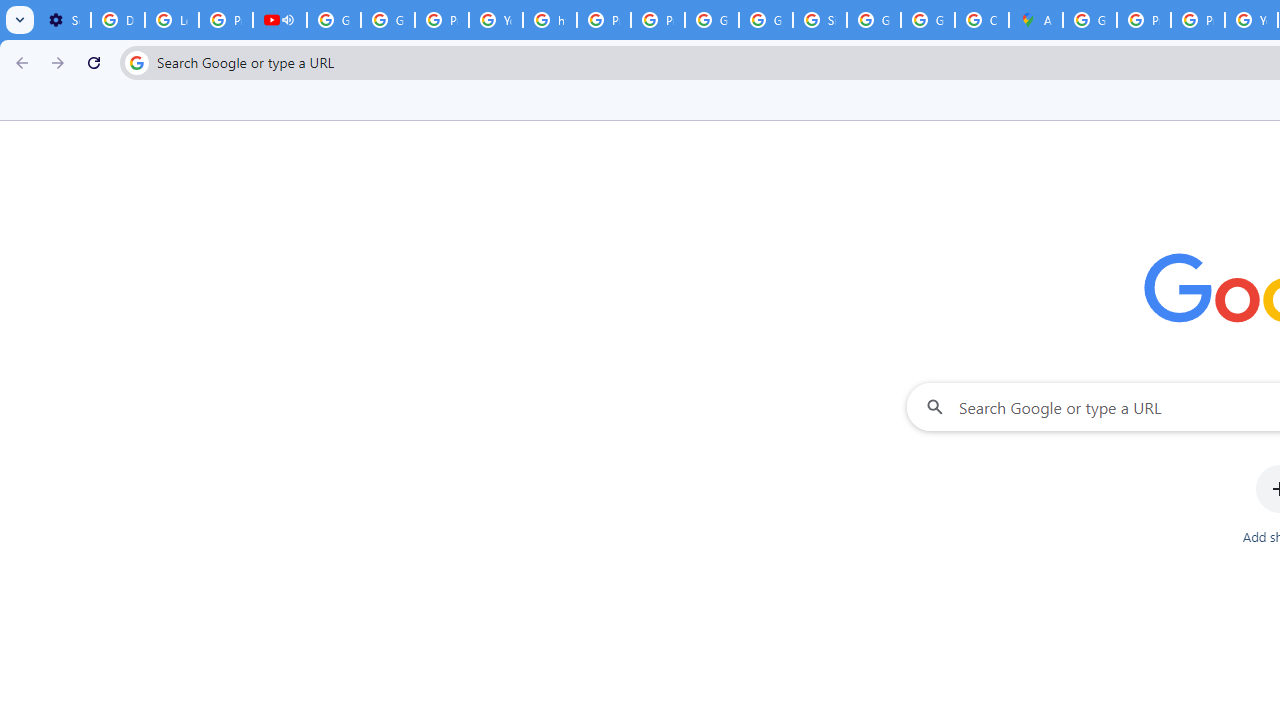  Describe the element at coordinates (819, 20) in the screenshot. I see `'Sign in - Google Accounts'` at that location.